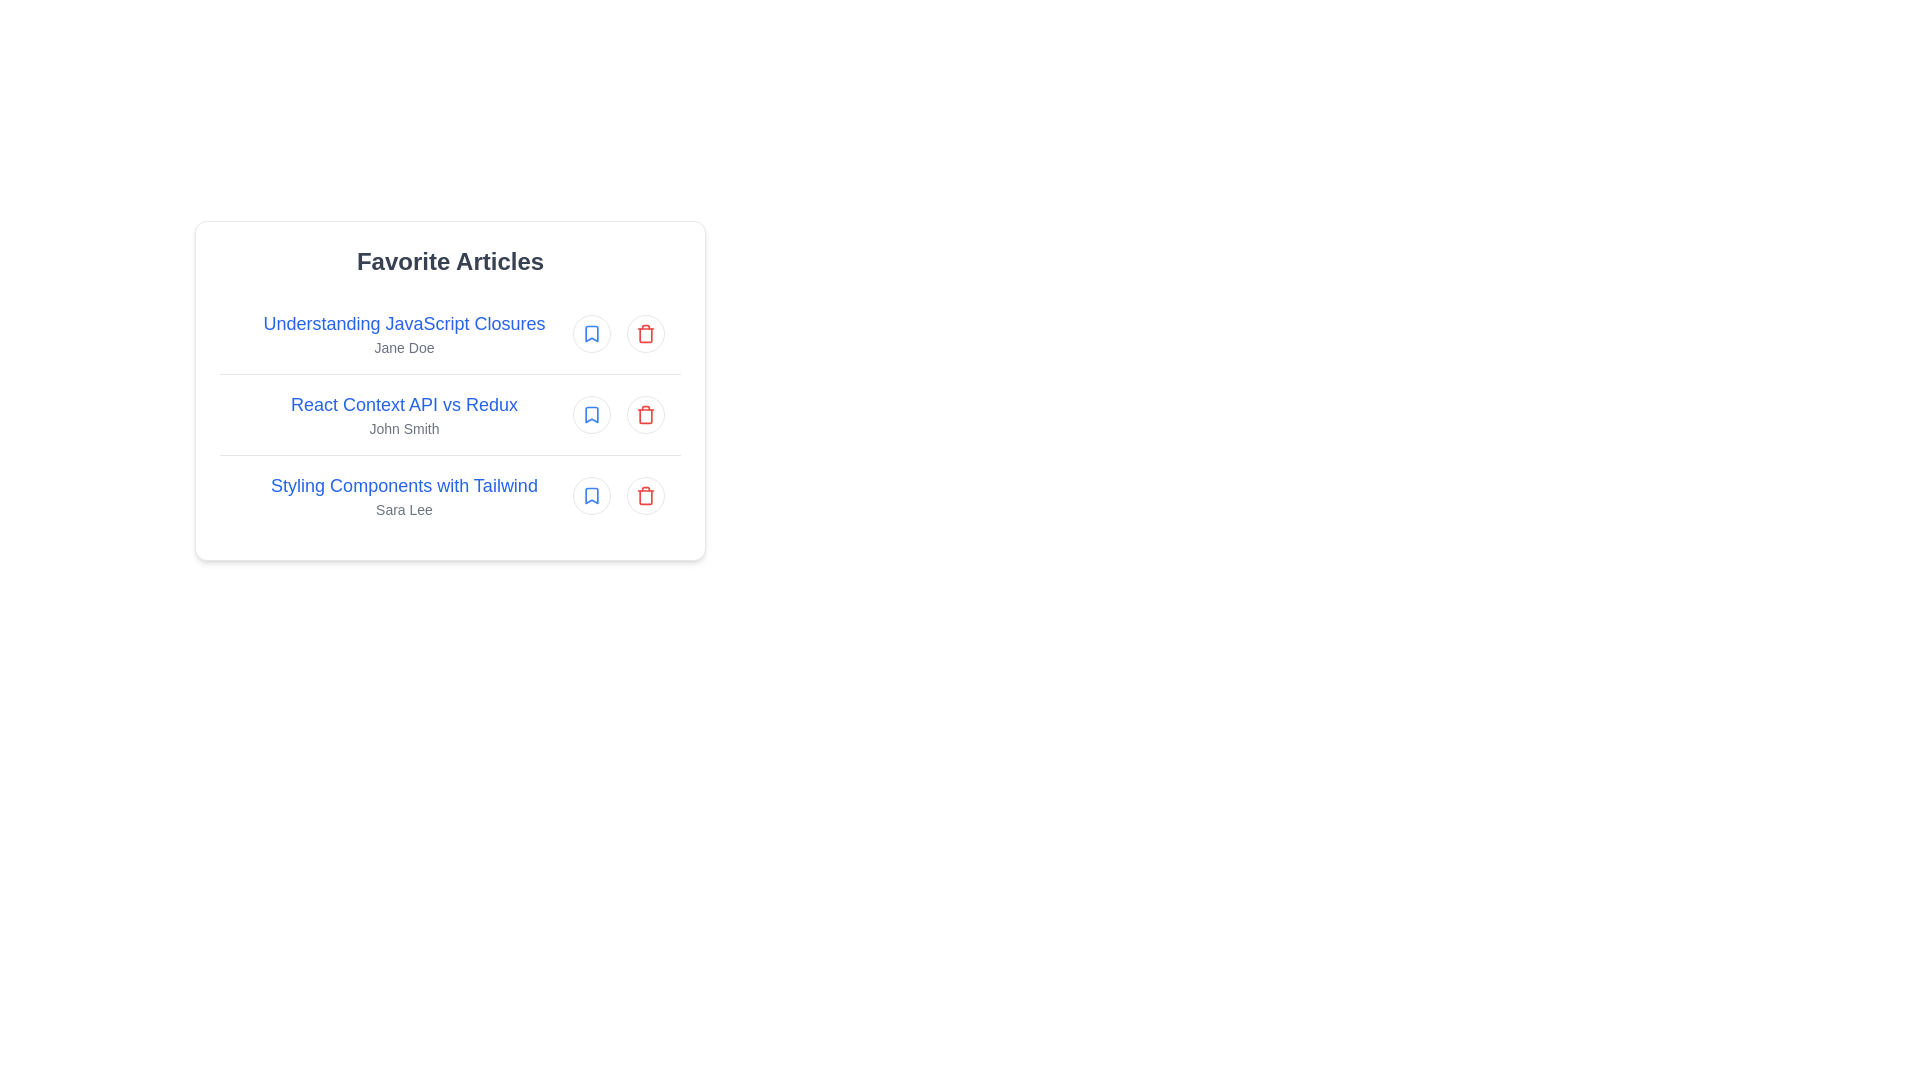 The height and width of the screenshot is (1080, 1920). Describe the element at coordinates (449, 333) in the screenshot. I see `the article entry titled 'Understanding JavaScript Closures'` at that location.